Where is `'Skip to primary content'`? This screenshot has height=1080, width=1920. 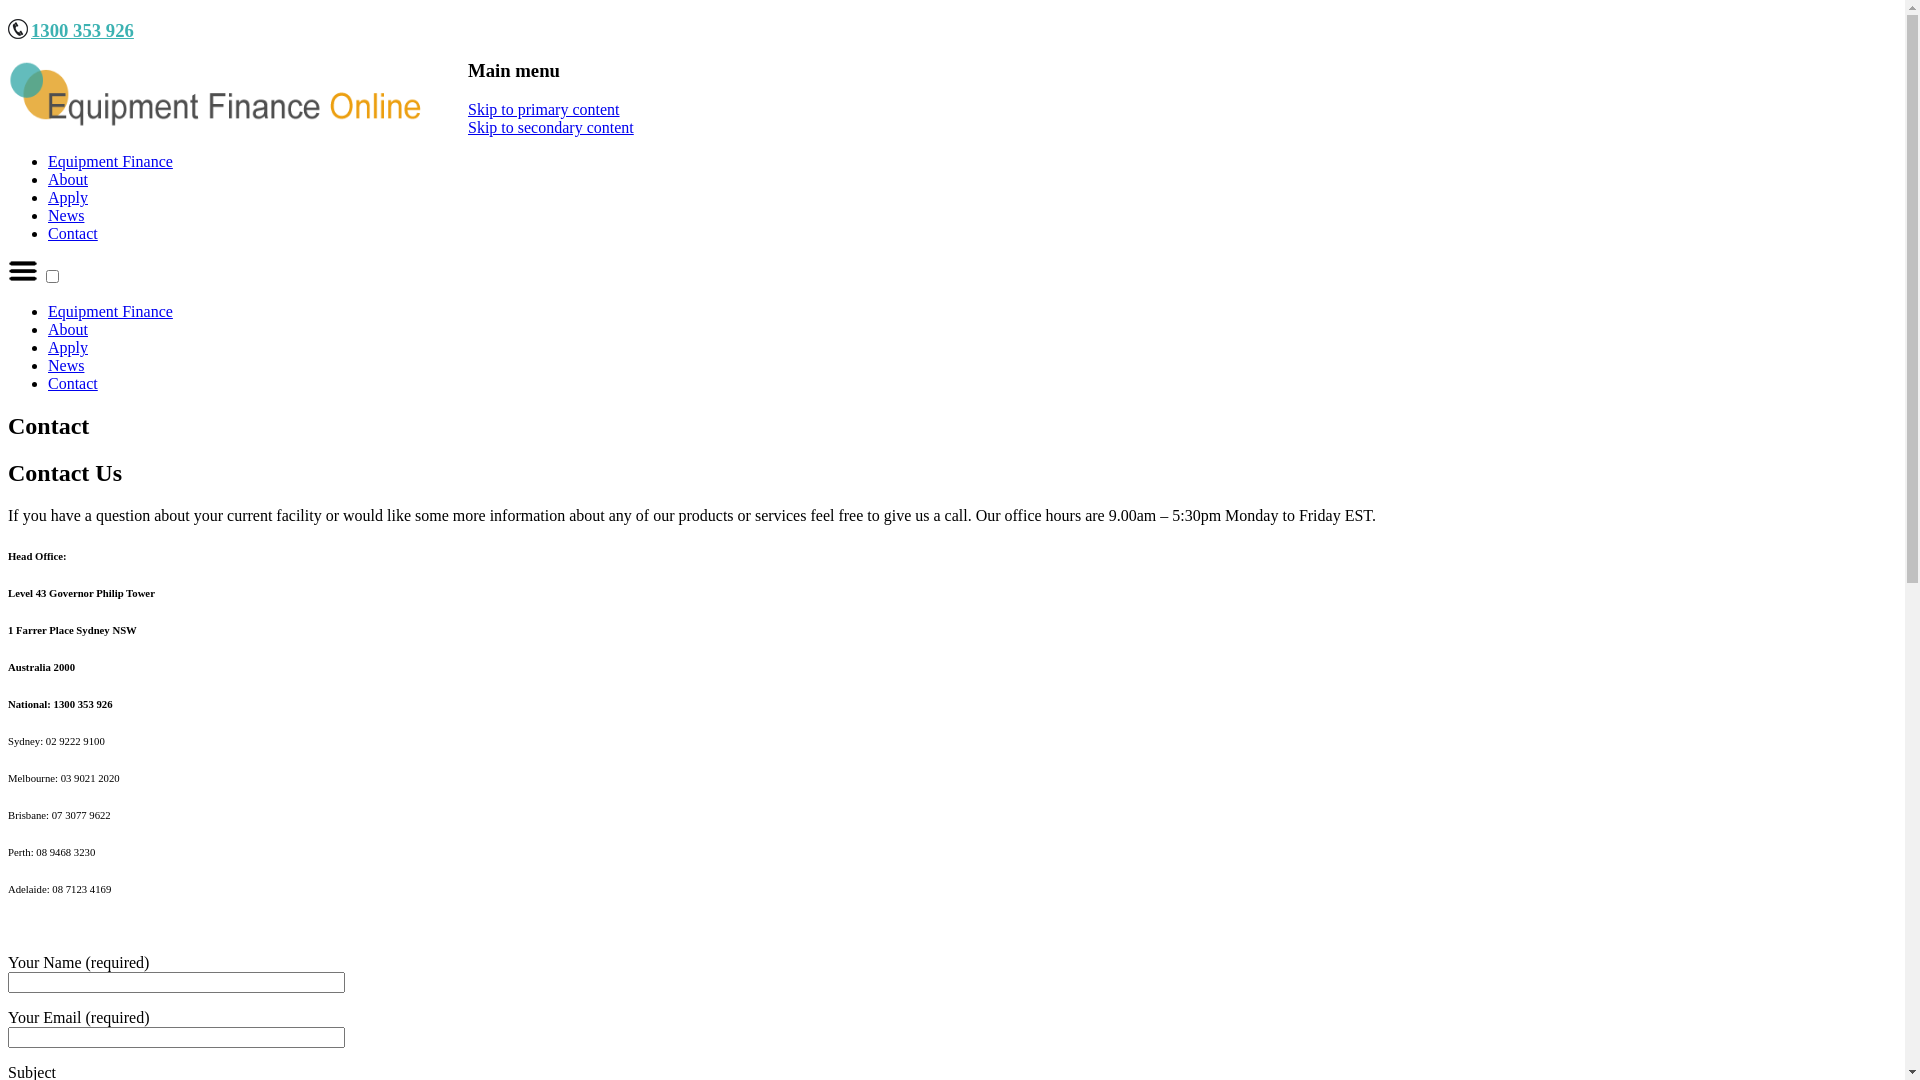 'Skip to primary content' is located at coordinates (543, 109).